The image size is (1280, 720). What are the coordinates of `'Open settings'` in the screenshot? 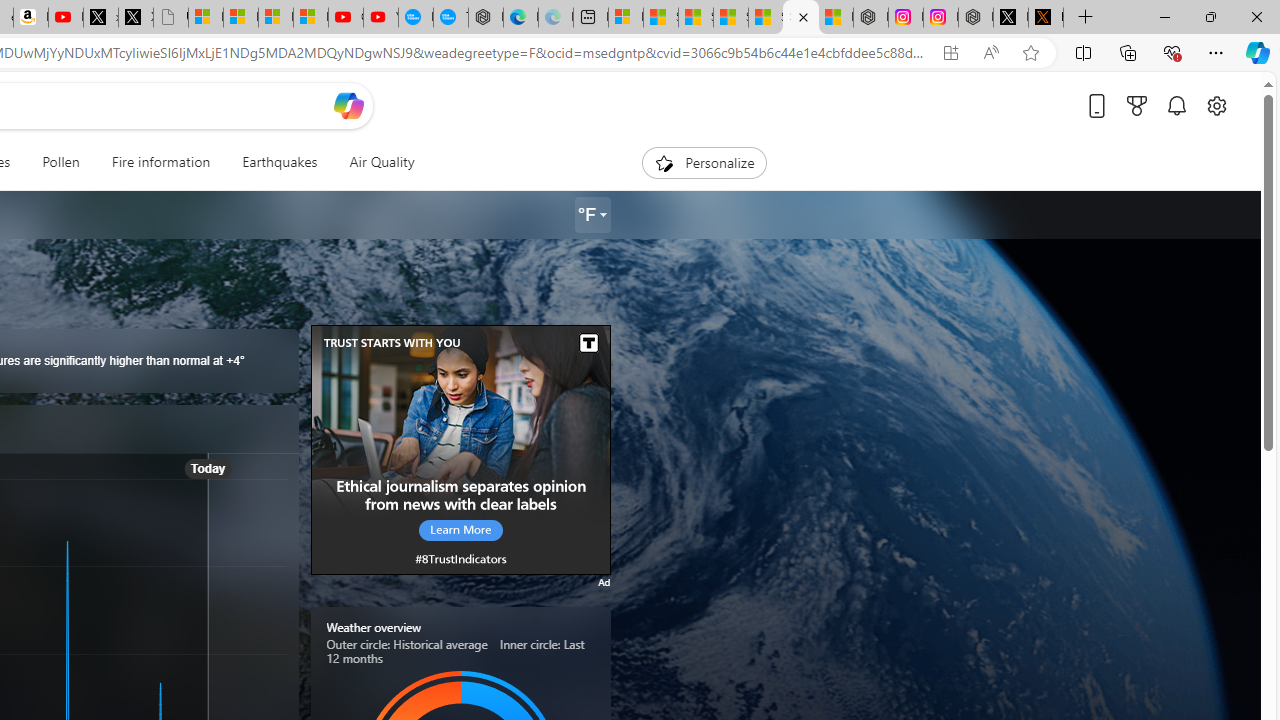 It's located at (1215, 105).